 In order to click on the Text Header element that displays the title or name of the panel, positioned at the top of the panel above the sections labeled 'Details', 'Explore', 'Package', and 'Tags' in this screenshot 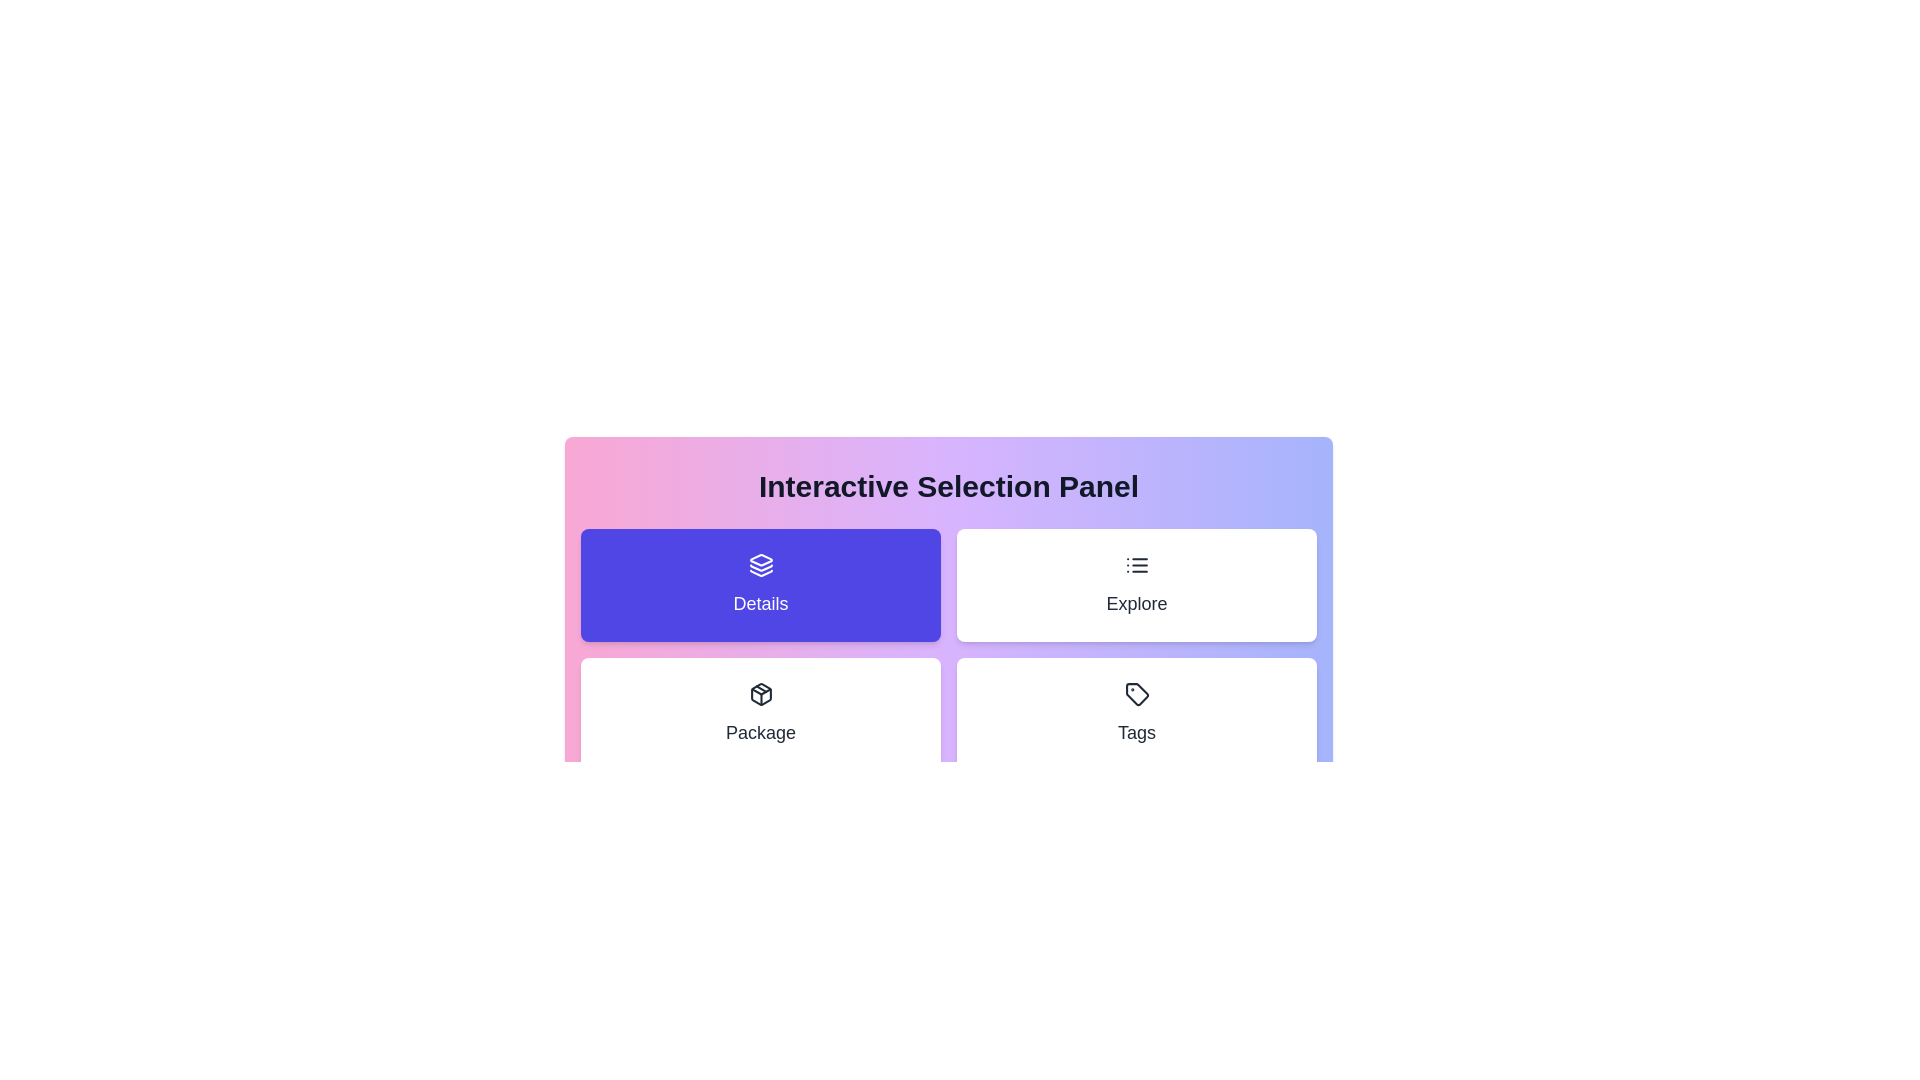, I will do `click(948, 486)`.